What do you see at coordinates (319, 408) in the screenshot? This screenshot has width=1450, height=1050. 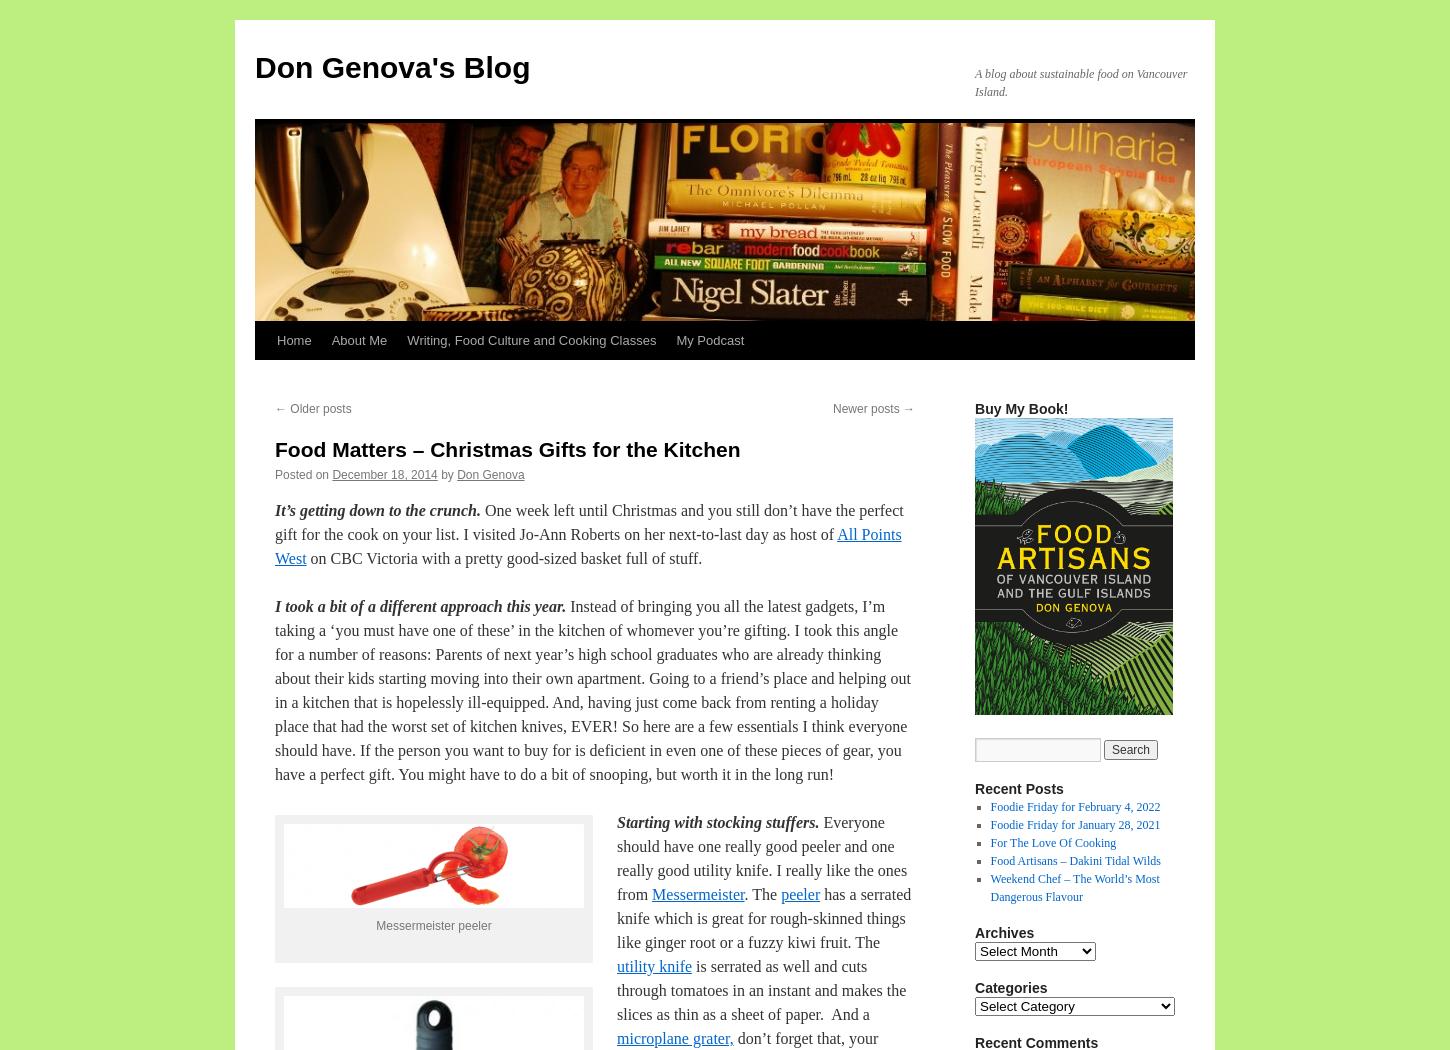 I see `'Older posts'` at bounding box center [319, 408].